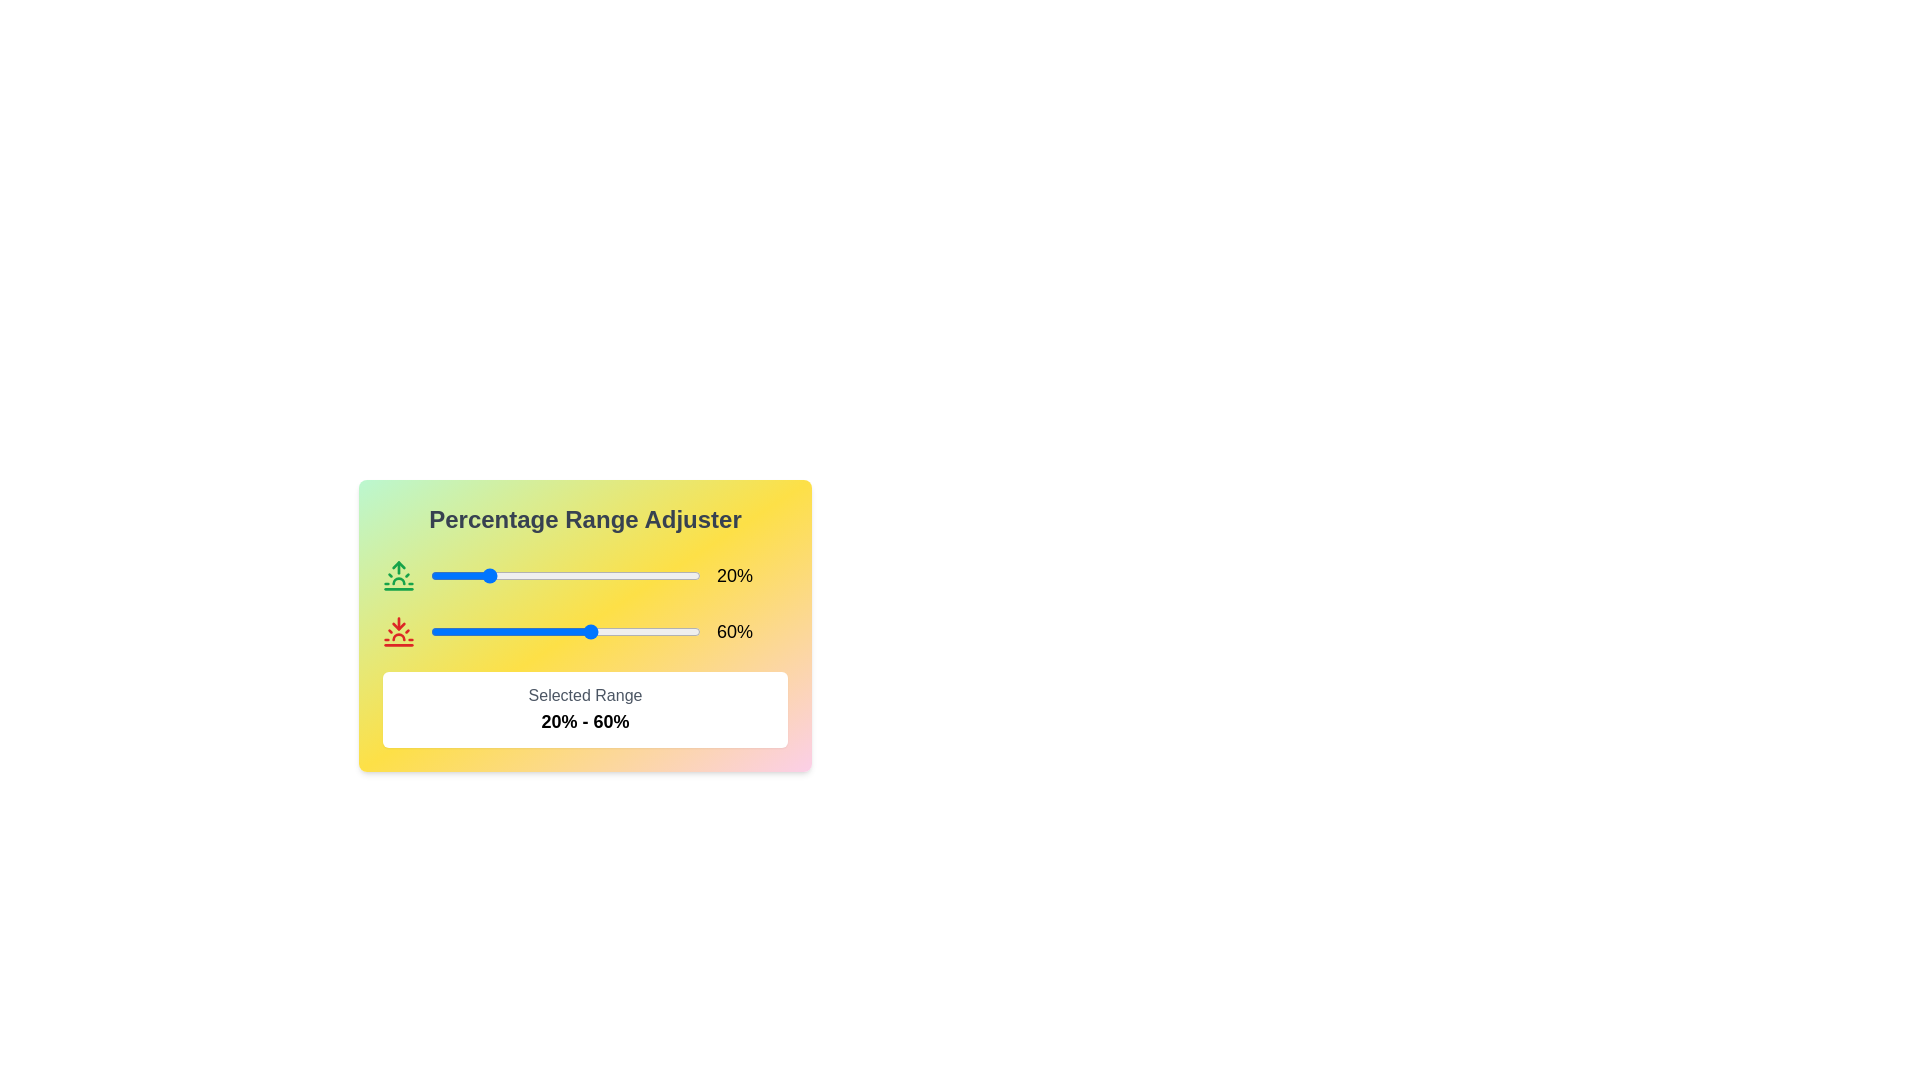 The width and height of the screenshot is (1920, 1080). What do you see at coordinates (446, 575) in the screenshot?
I see `the slider` at bounding box center [446, 575].